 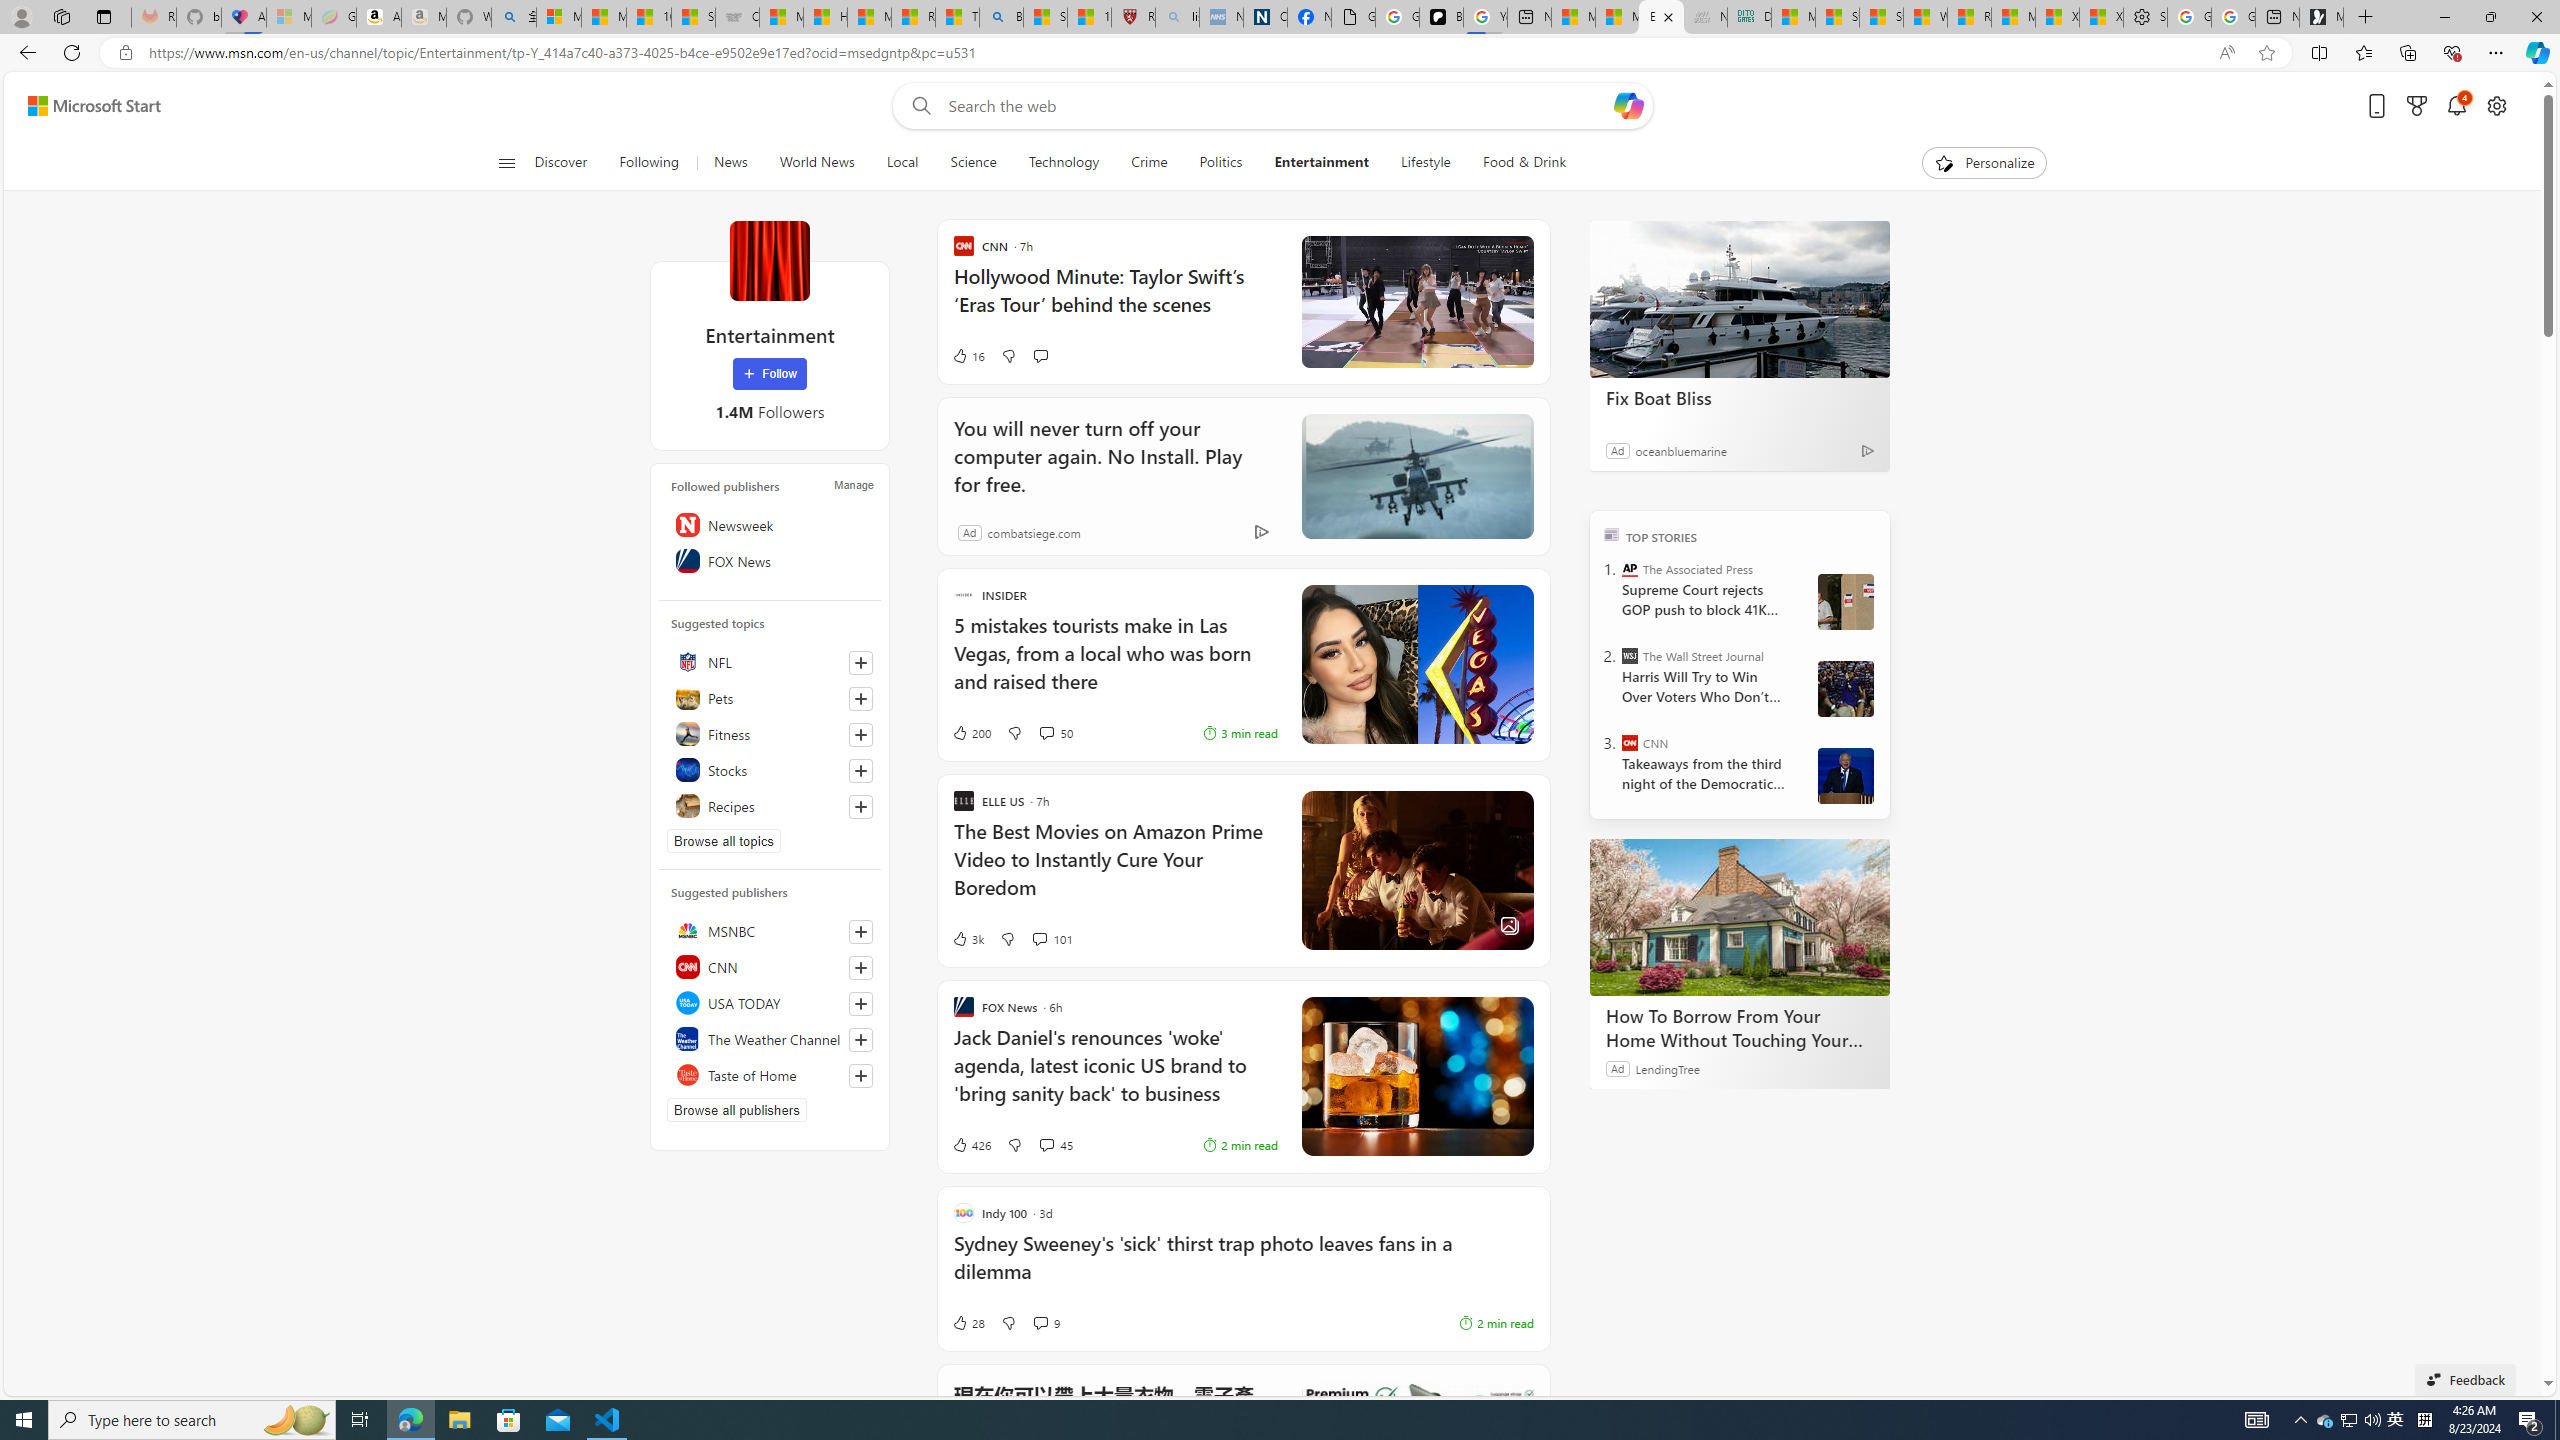 What do you see at coordinates (505, 161) in the screenshot?
I see `'Open navigation menu'` at bounding box center [505, 161].